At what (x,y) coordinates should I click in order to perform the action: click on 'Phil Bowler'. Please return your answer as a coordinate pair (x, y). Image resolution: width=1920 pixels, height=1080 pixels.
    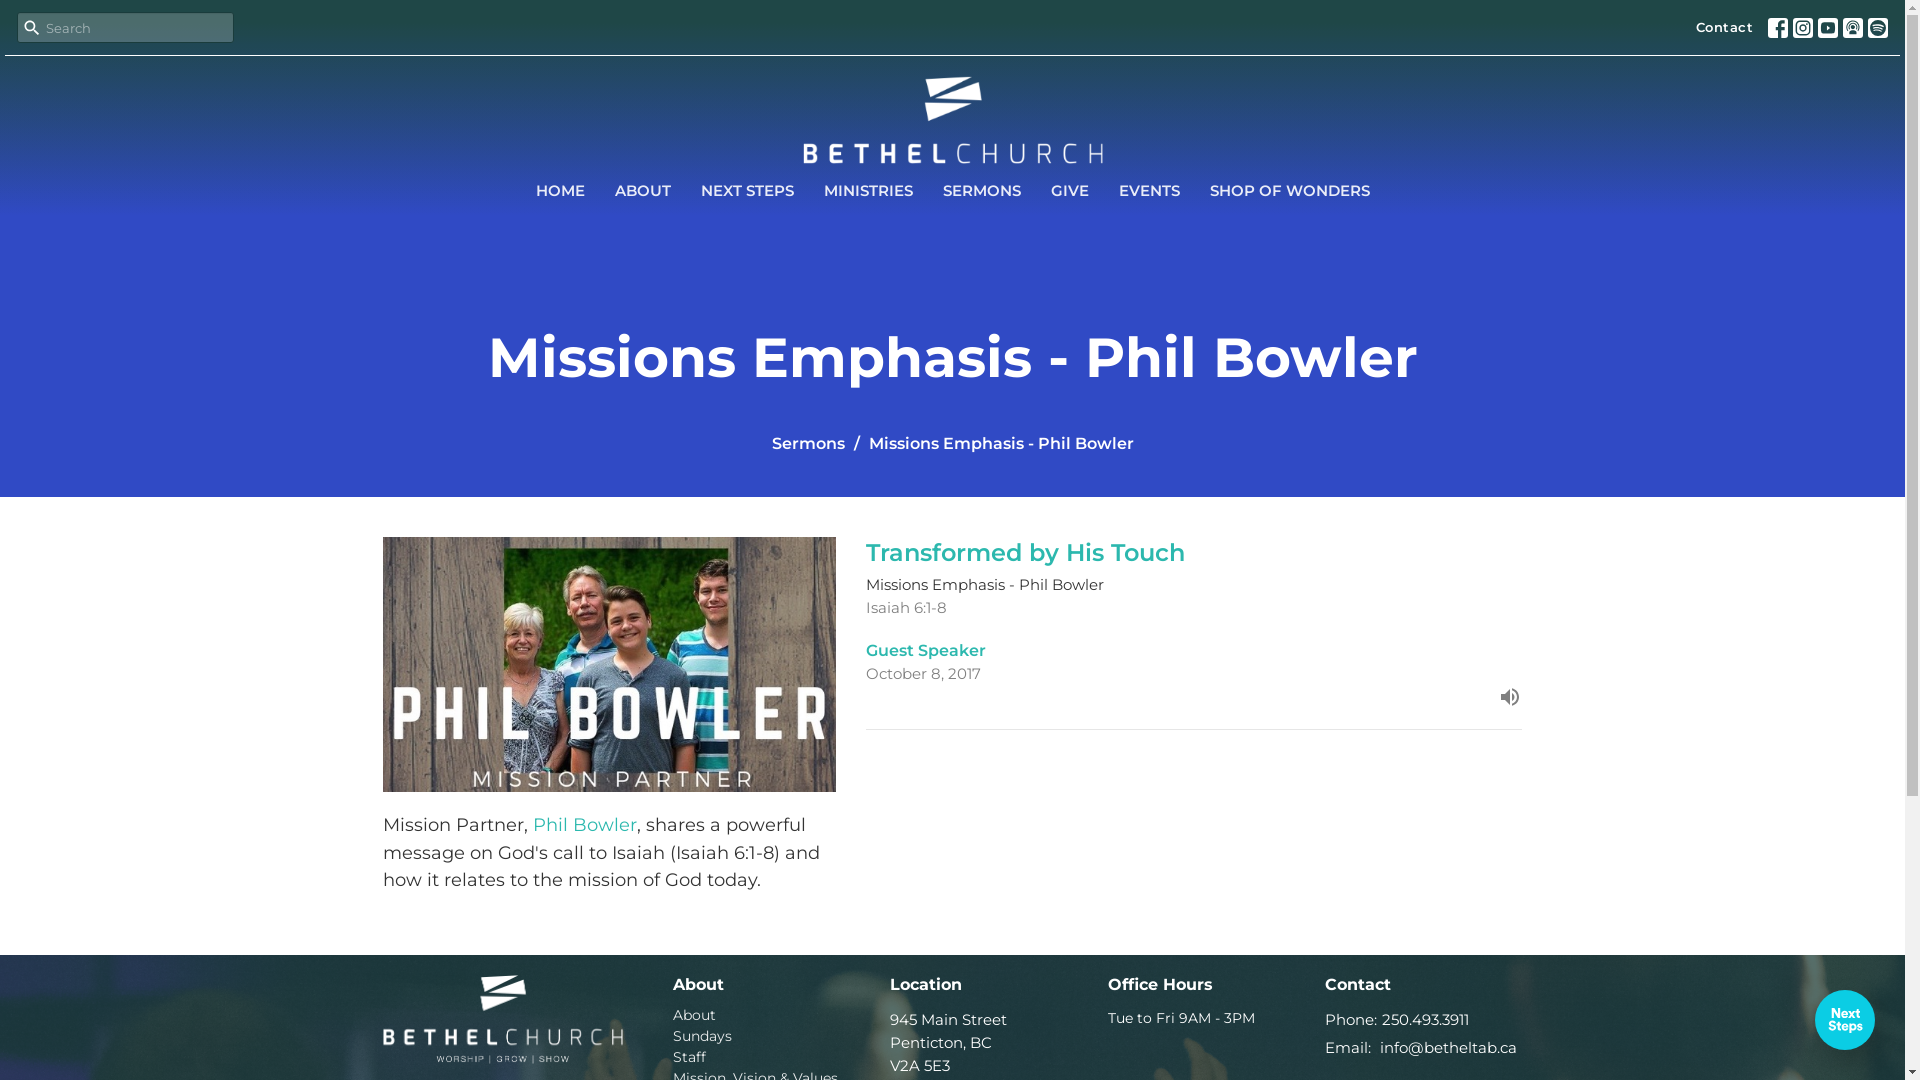
    Looking at the image, I should click on (583, 825).